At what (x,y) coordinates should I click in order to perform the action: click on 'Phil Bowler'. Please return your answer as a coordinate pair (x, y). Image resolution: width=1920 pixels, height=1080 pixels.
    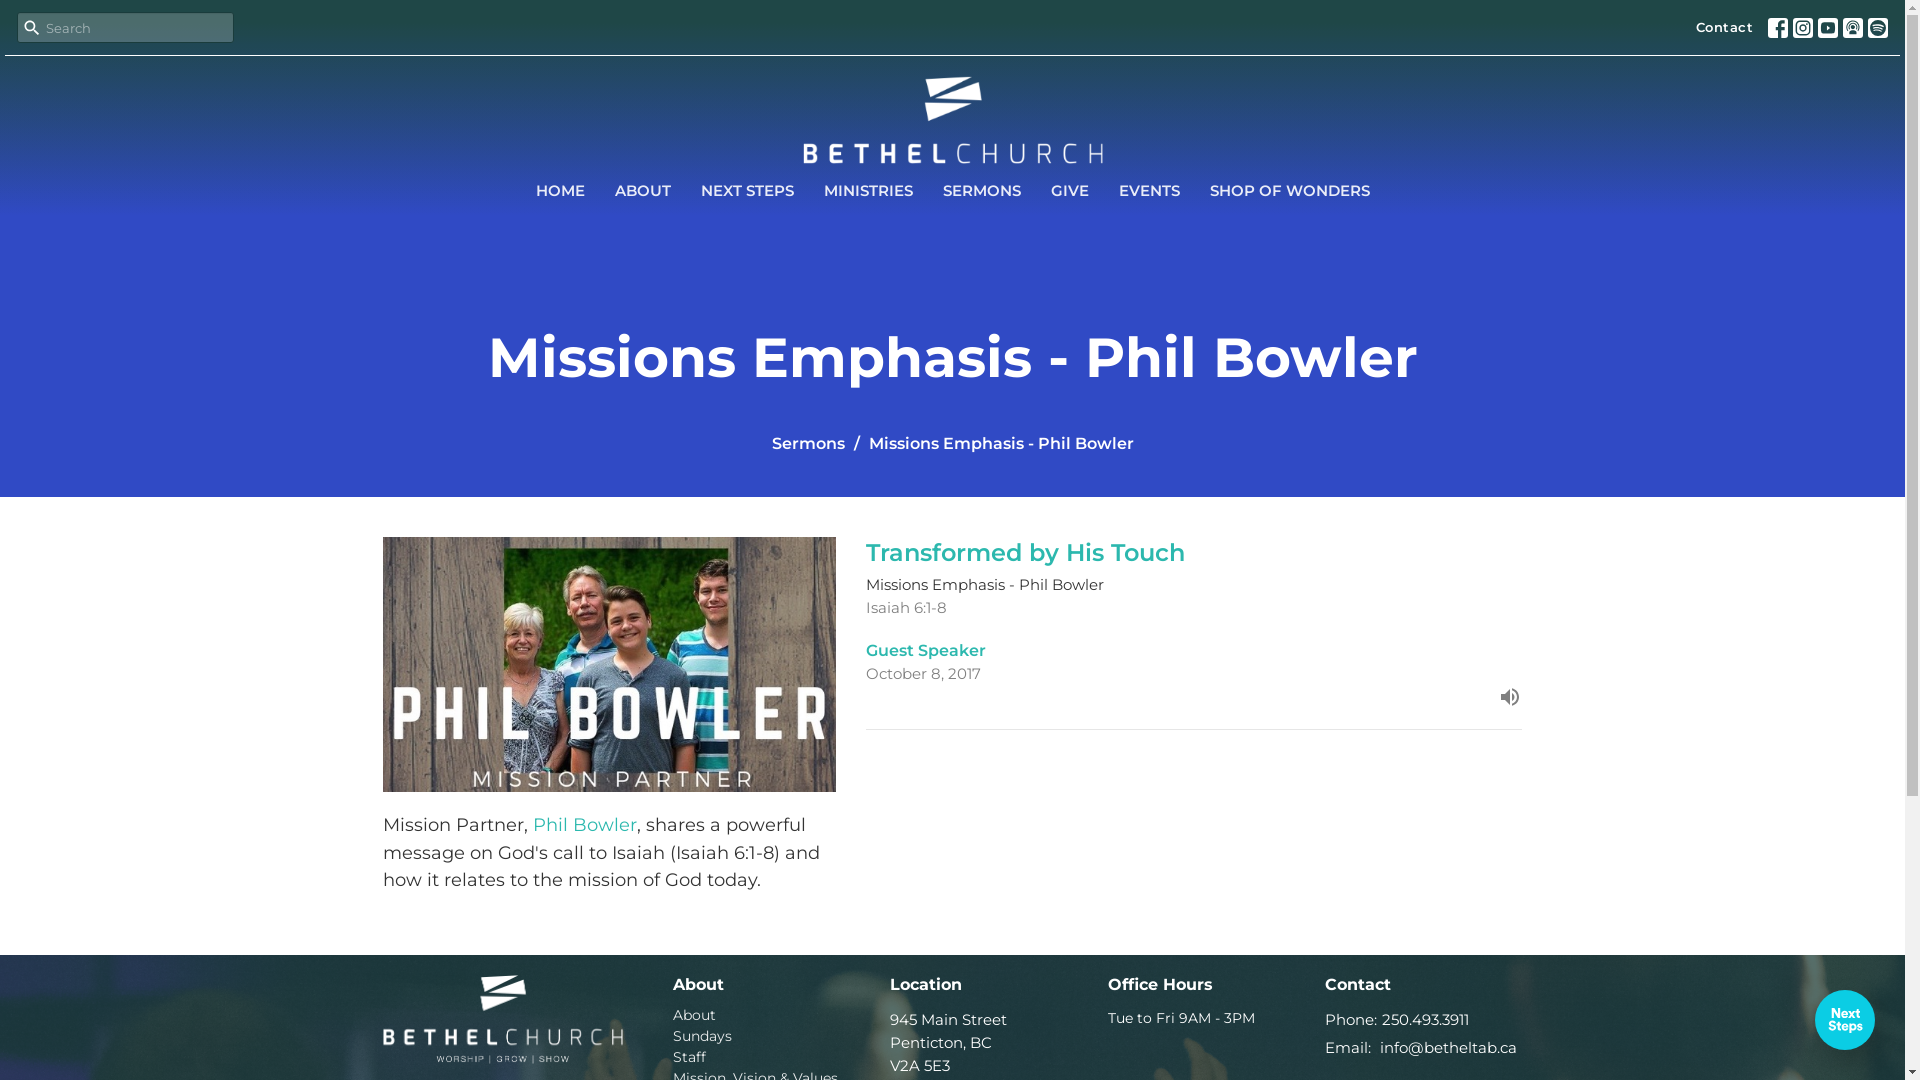
    Looking at the image, I should click on (583, 825).